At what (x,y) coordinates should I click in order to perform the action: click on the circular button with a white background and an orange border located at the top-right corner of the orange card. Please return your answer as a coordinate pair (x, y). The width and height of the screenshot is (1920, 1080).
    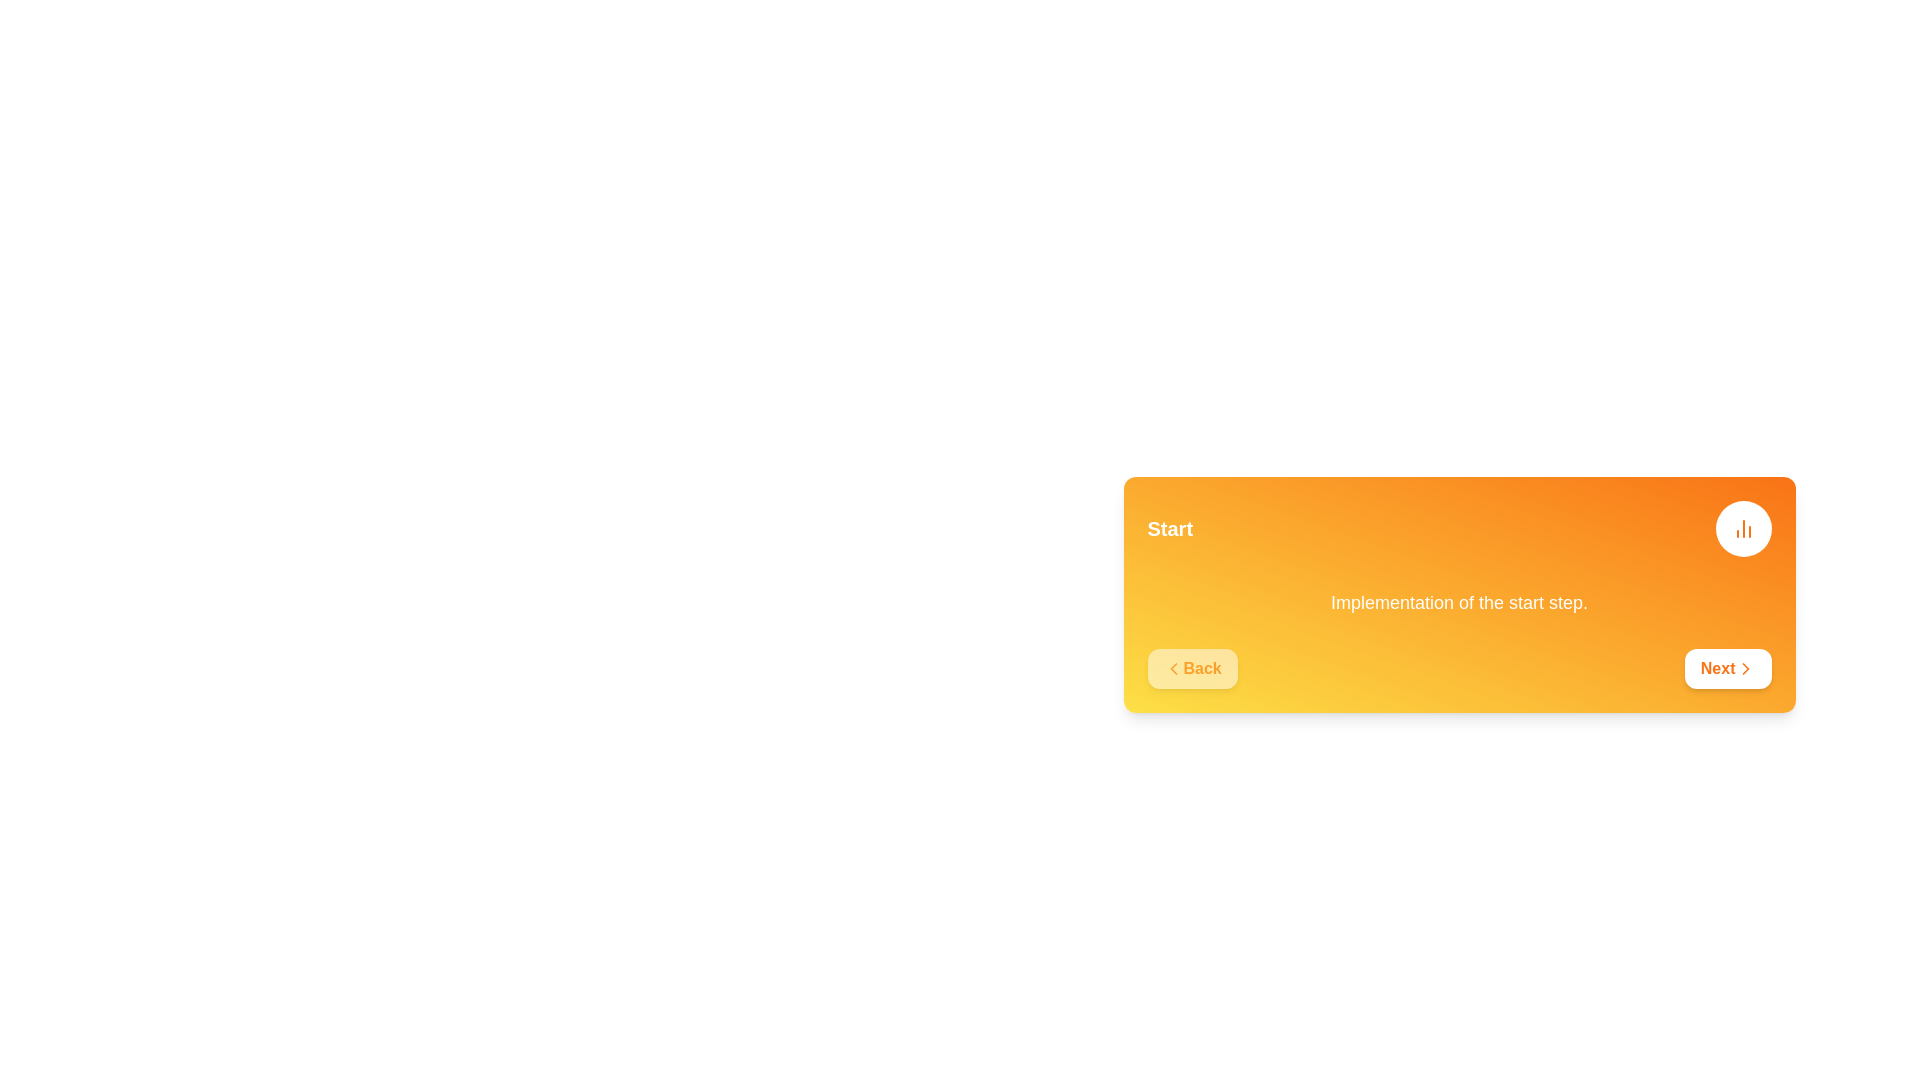
    Looking at the image, I should click on (1742, 527).